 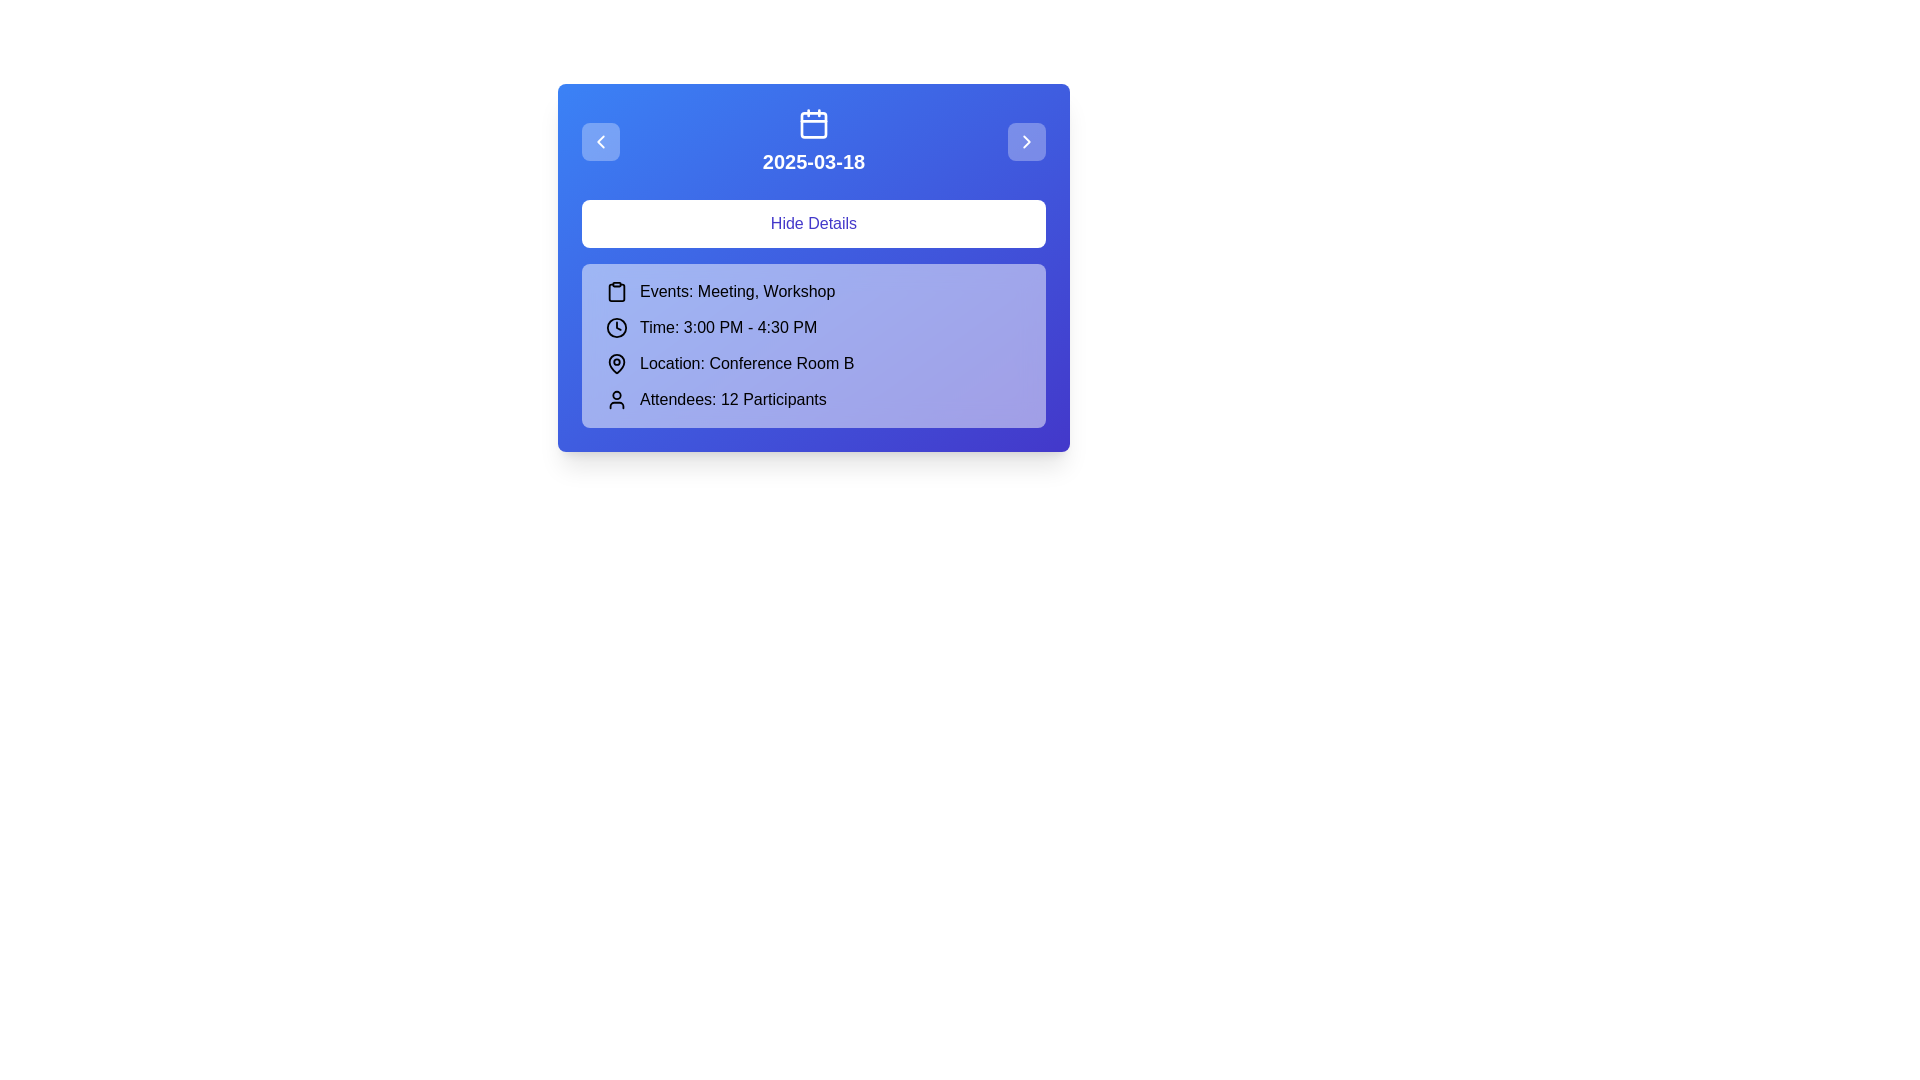 I want to click on the icon associated with the 'Events' text, which is part of an SVG element located near the top left of a highlighted information block, so click(x=616, y=292).